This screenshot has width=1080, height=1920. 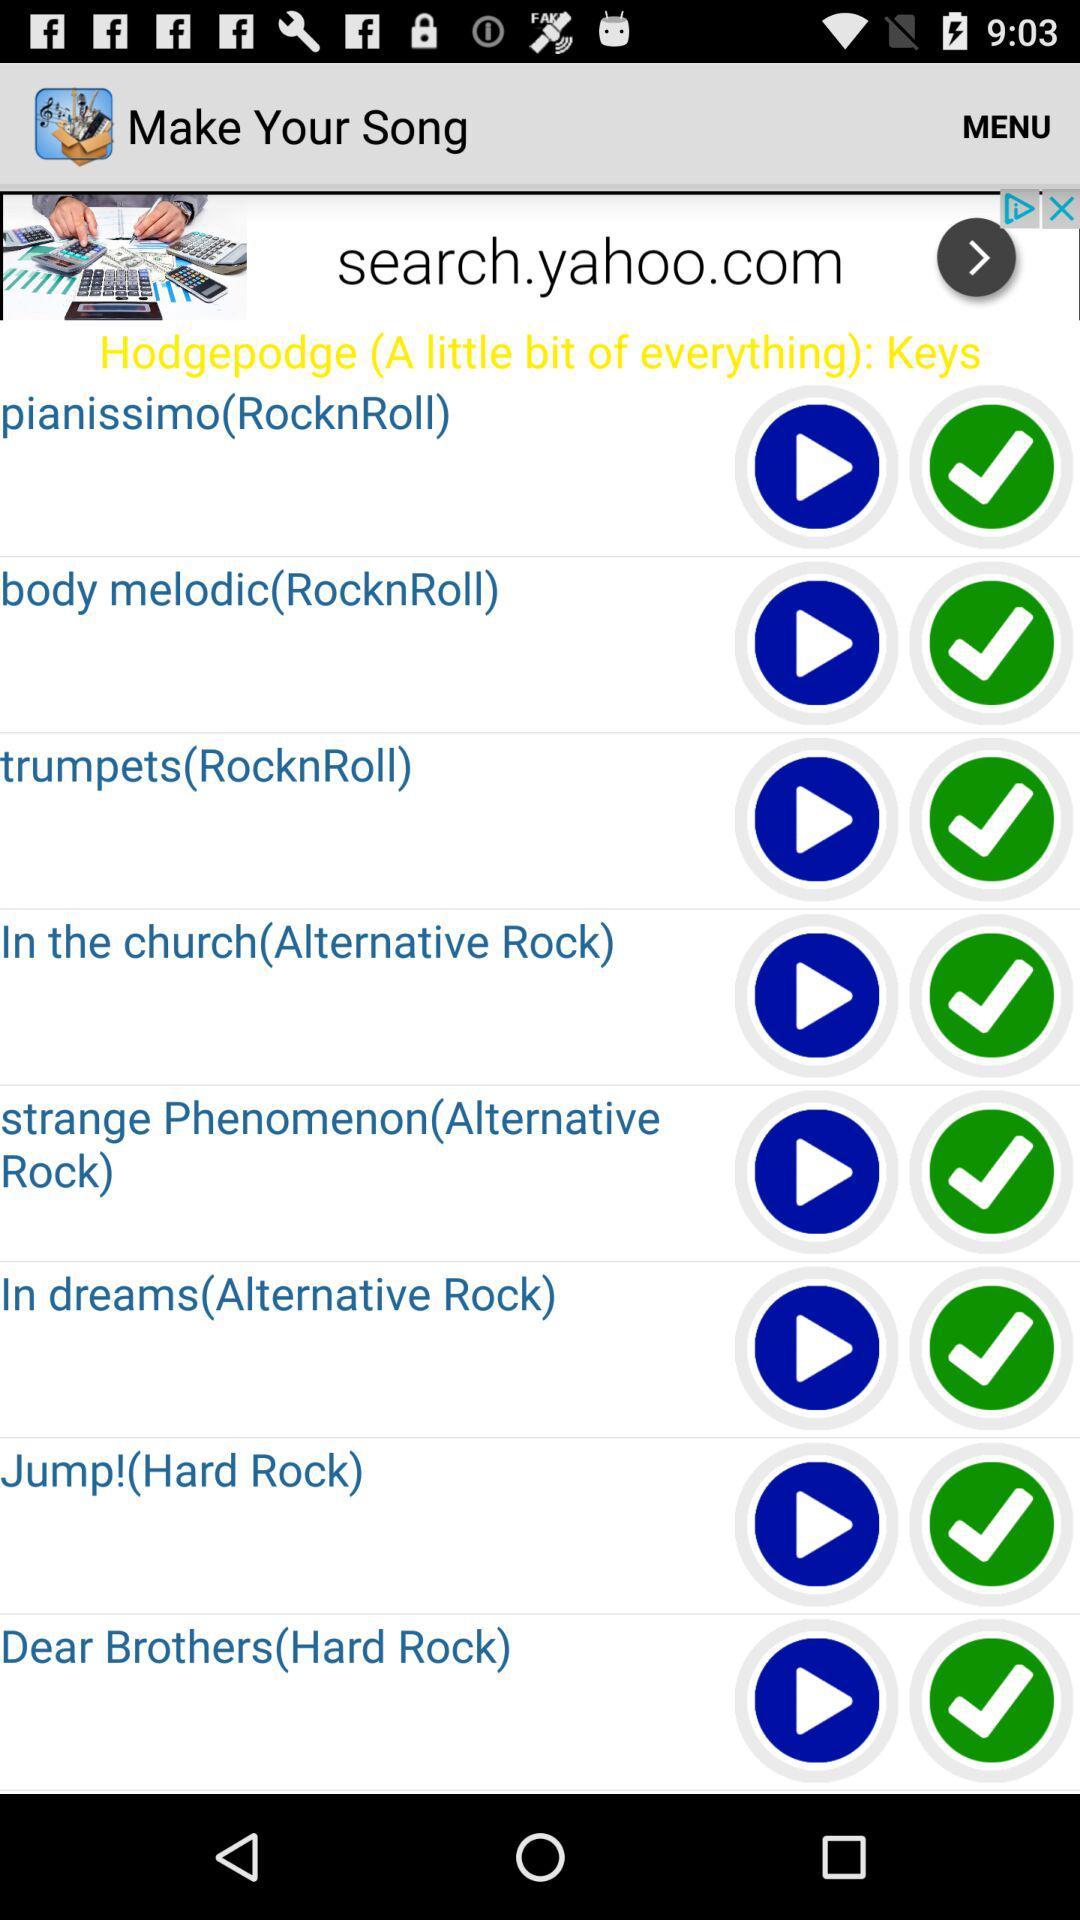 I want to click on button, so click(x=817, y=467).